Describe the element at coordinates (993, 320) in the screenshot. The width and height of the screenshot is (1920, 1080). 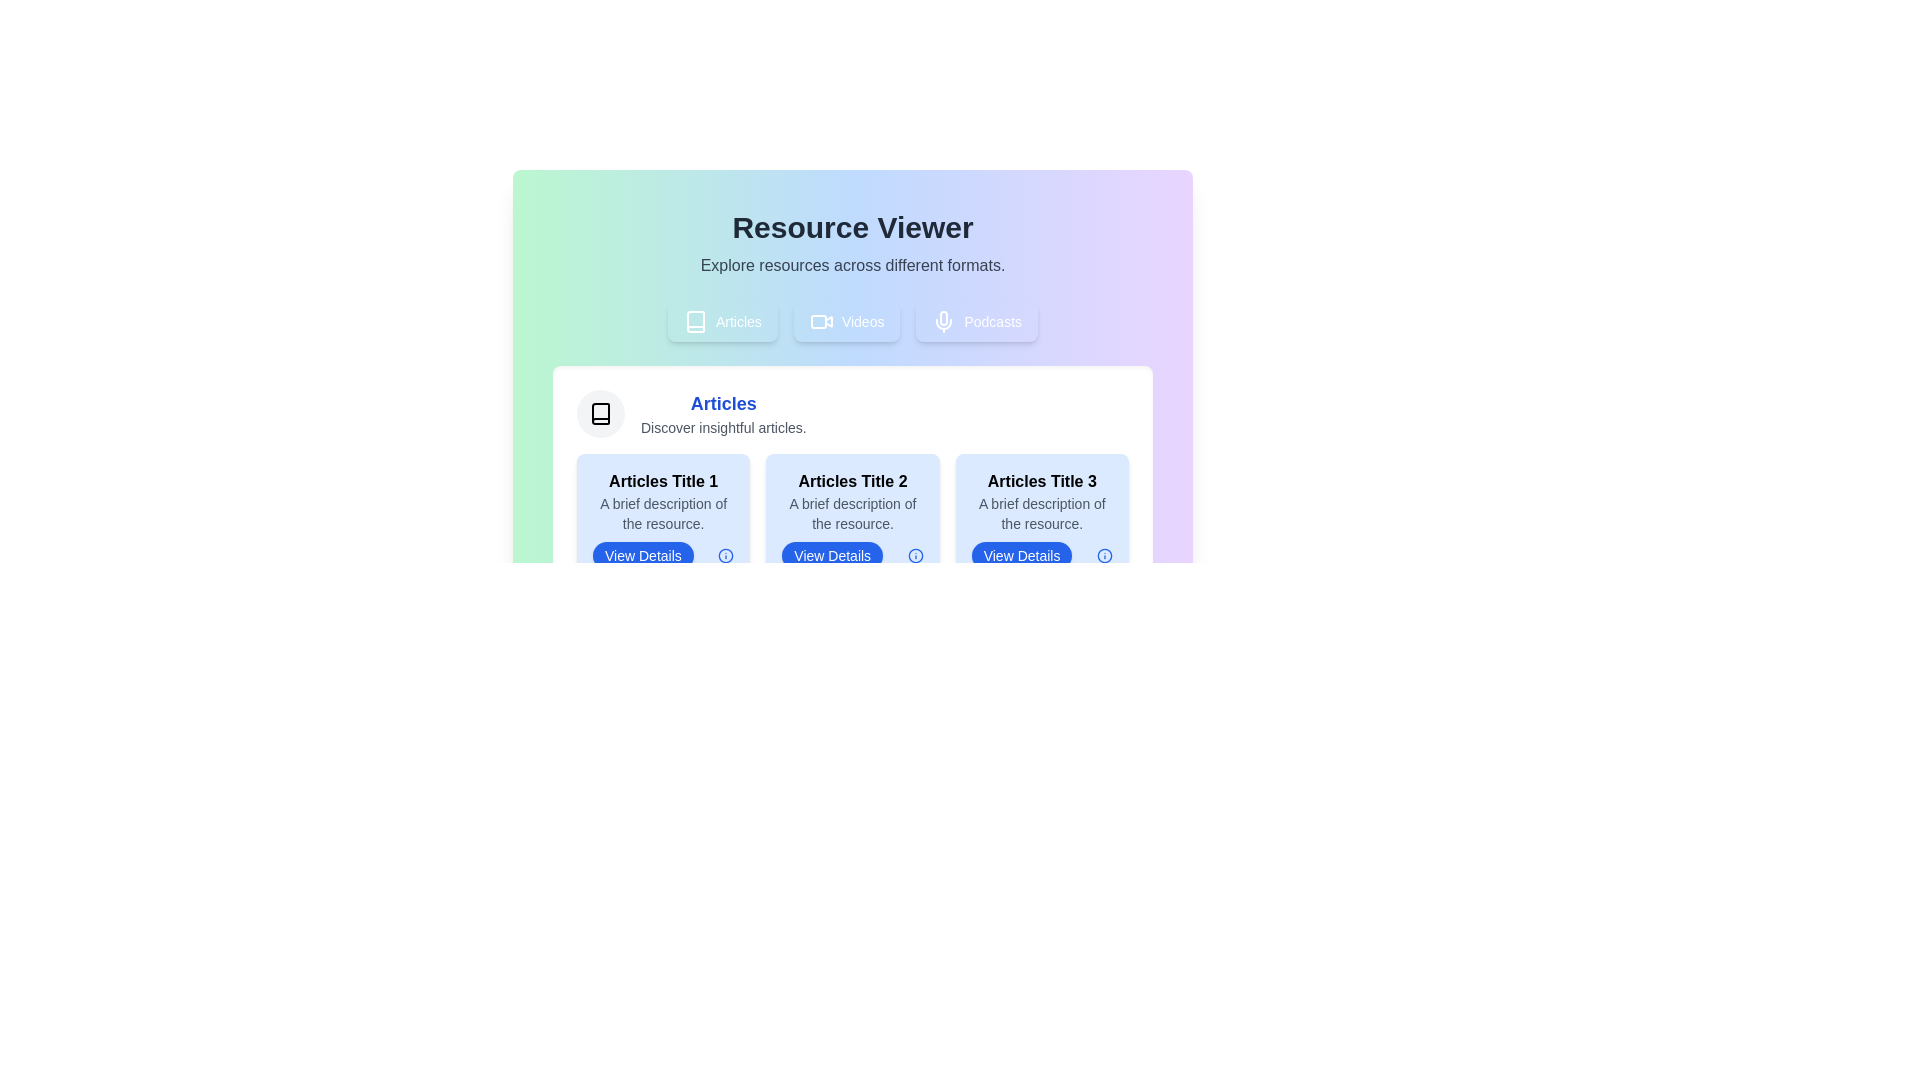
I see `the 'Podcasts' text label located in the navigation menu under 'Resource Viewer'` at that location.